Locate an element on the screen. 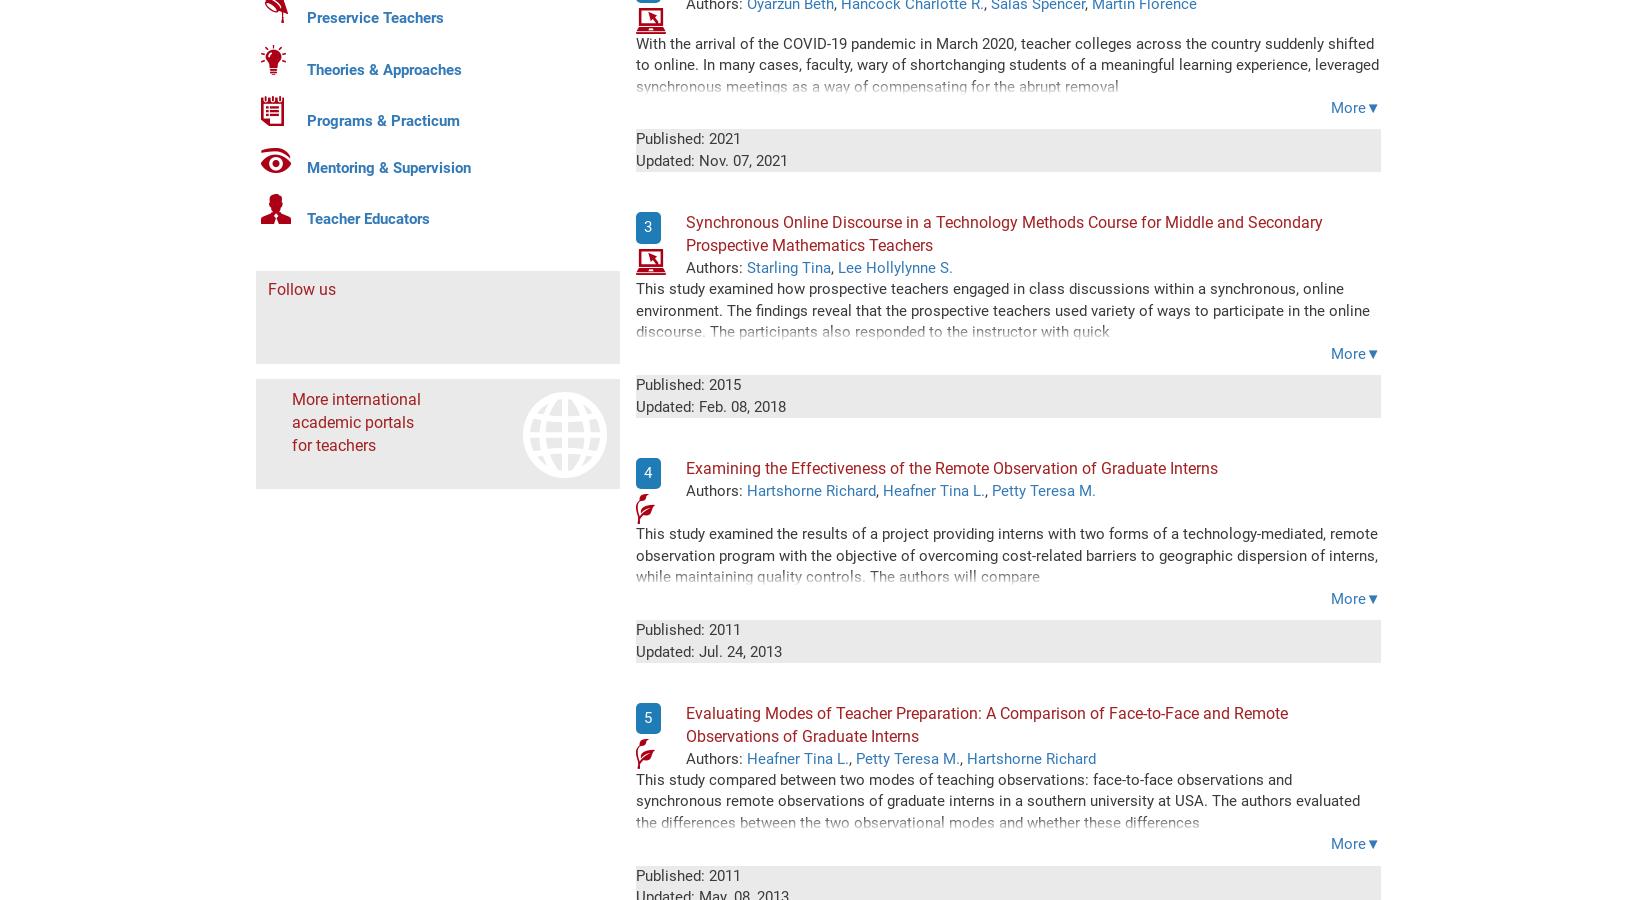  'Preservice Teachers' is located at coordinates (374, 17).